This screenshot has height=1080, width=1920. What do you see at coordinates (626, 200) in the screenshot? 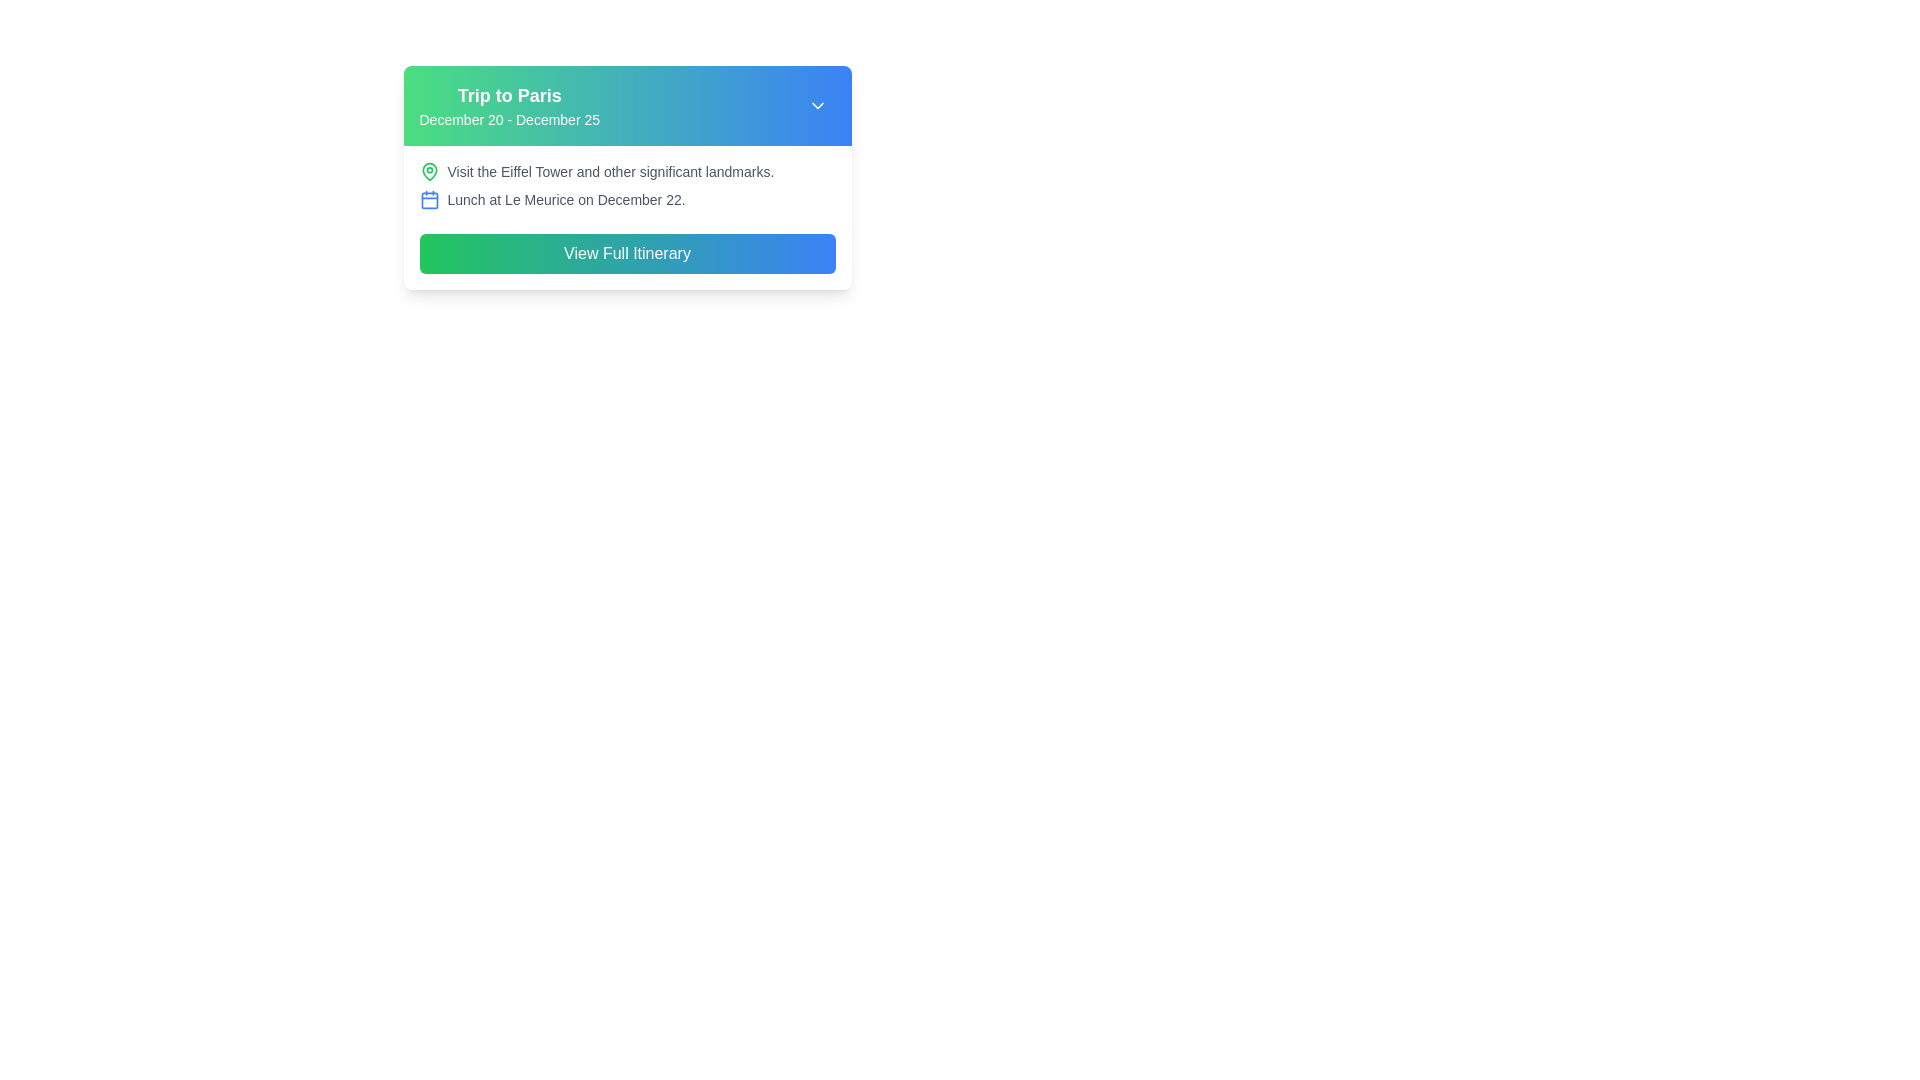
I see `the informational text label displaying 'Lunch at Le Meurice' in the itinerary, which is positioned between 'Visit the Eiffel Tower and other significant landmarks.' and the 'View Full Itinerary' button` at bounding box center [626, 200].